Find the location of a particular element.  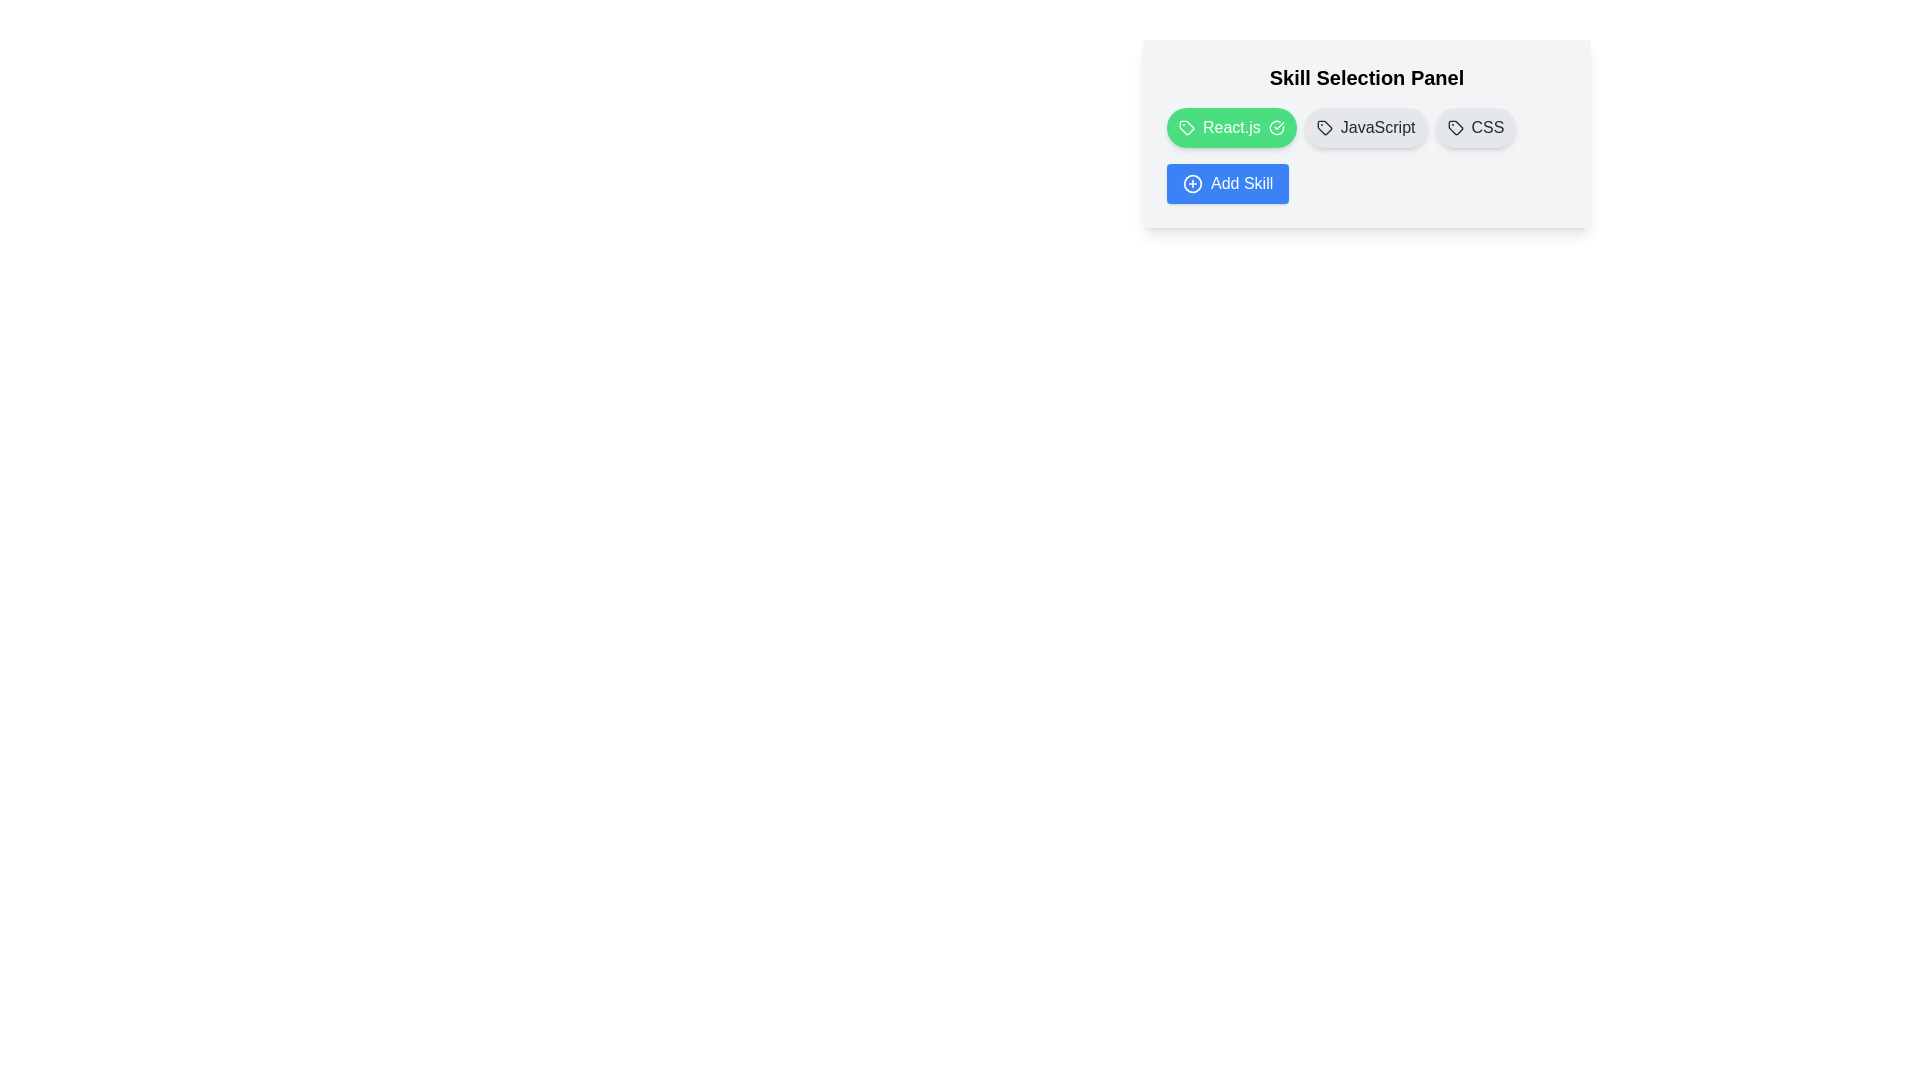

the skill tag labeled 'CSS' which is the third tag in the Skill Selection Panel, located immediately to the right of the 'JavaScript' tag is located at coordinates (1475, 127).